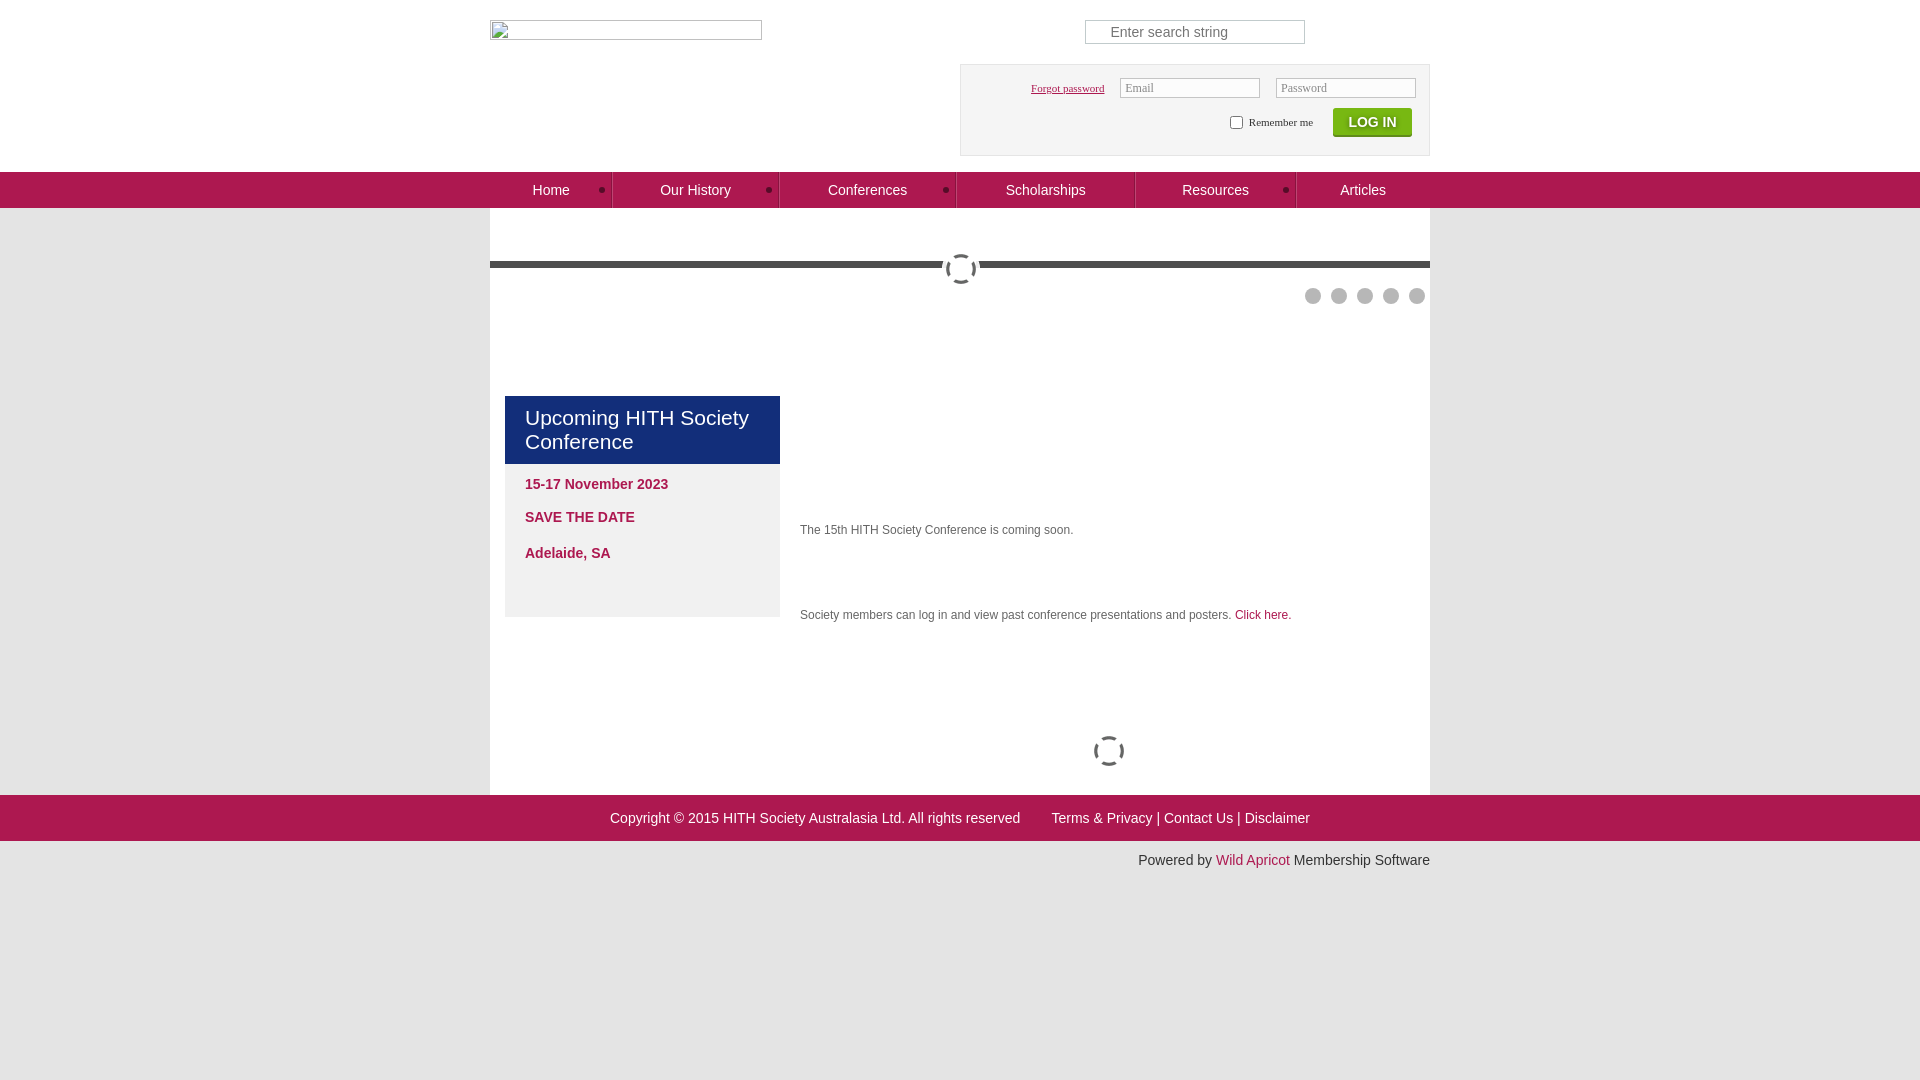 This screenshot has width=1920, height=1080. What do you see at coordinates (868, 189) in the screenshot?
I see `'Conferences'` at bounding box center [868, 189].